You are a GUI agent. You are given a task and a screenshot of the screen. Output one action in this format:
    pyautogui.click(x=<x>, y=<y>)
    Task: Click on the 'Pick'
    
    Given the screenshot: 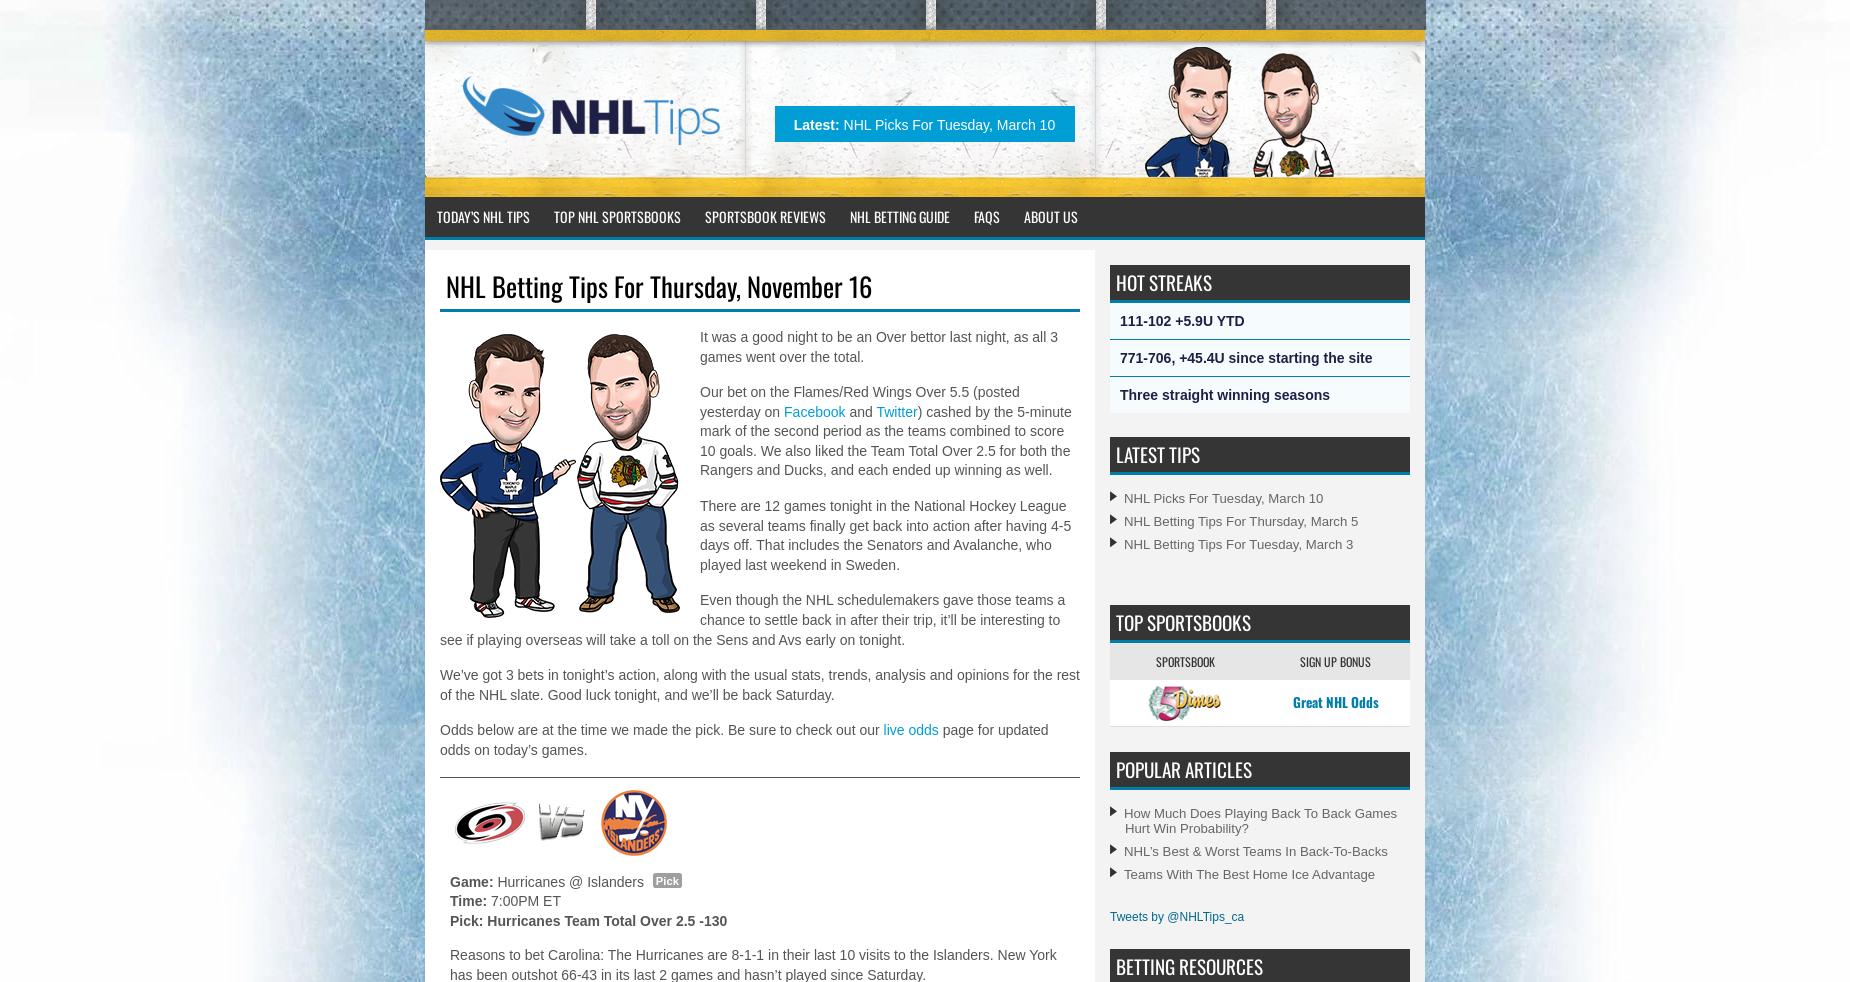 What is the action you would take?
    pyautogui.click(x=666, y=879)
    